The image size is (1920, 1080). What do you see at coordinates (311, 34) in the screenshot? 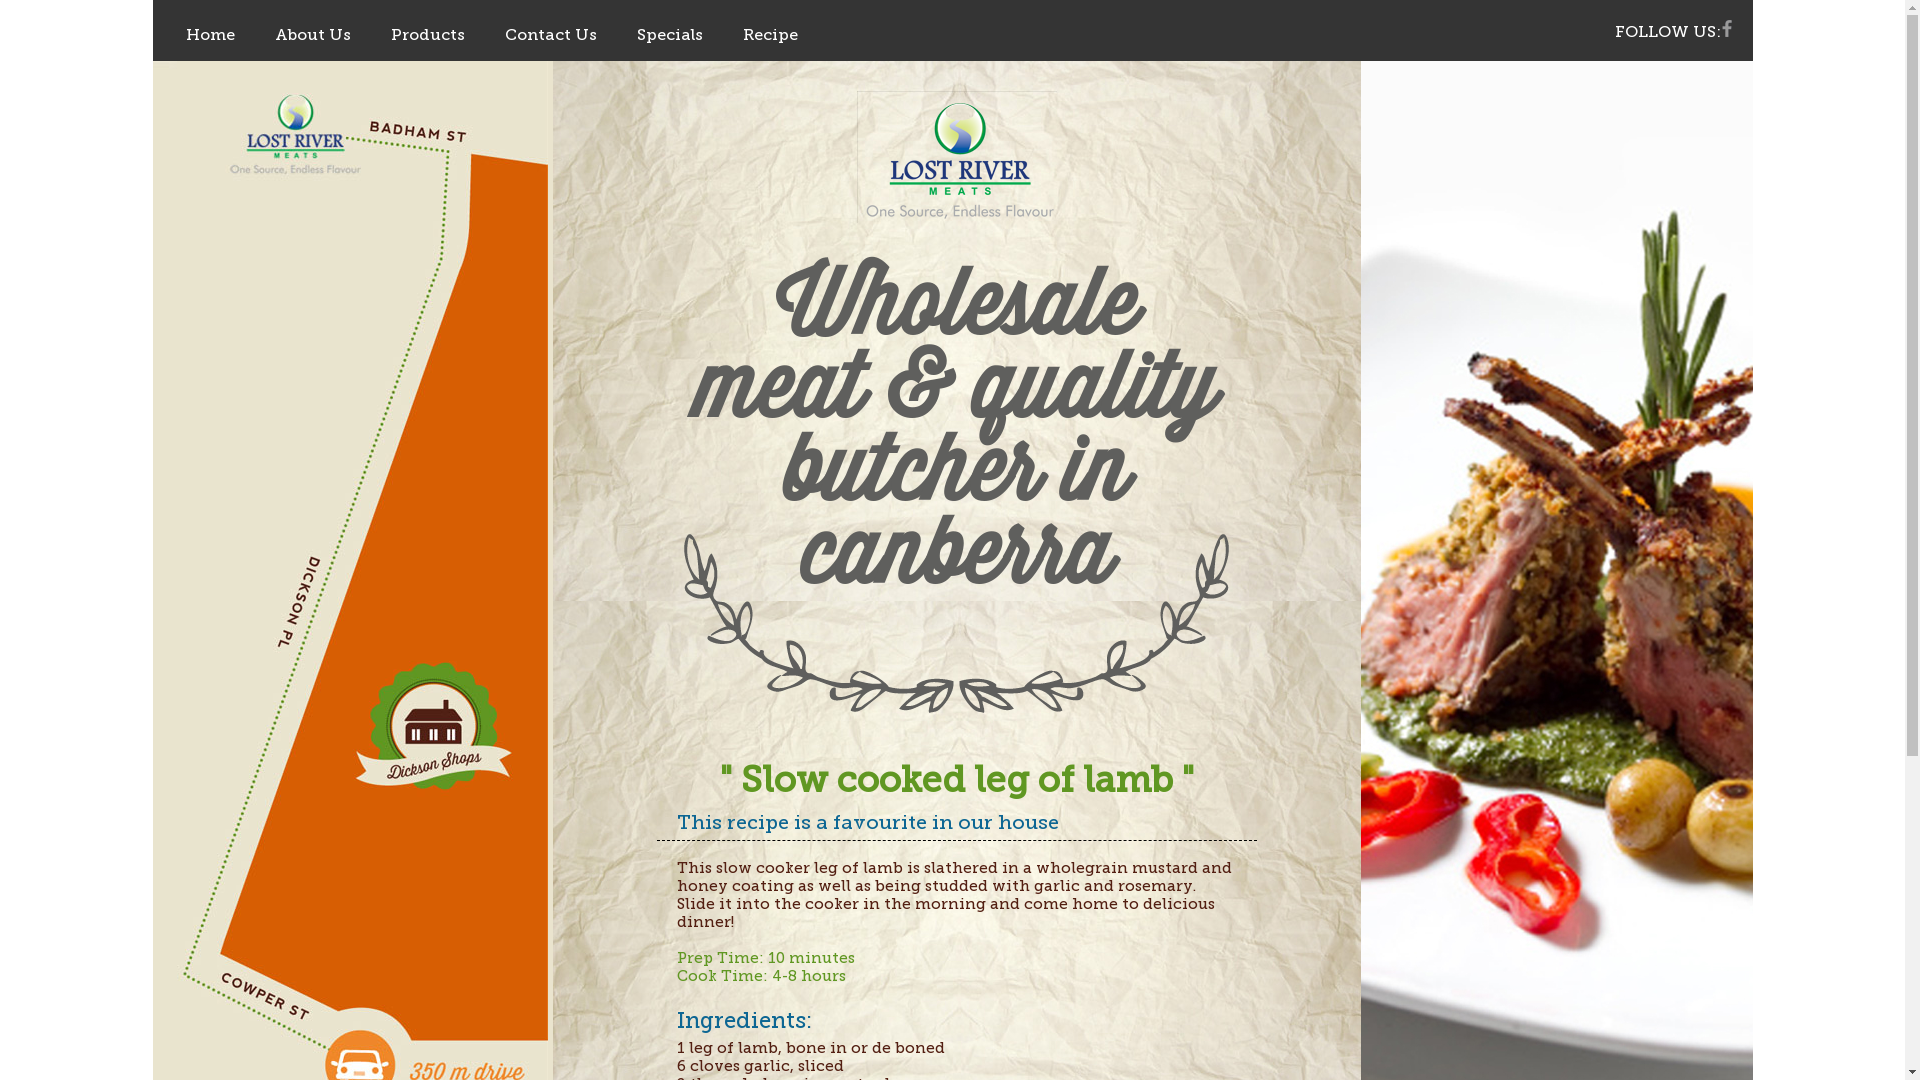
I see `'About Us'` at bounding box center [311, 34].